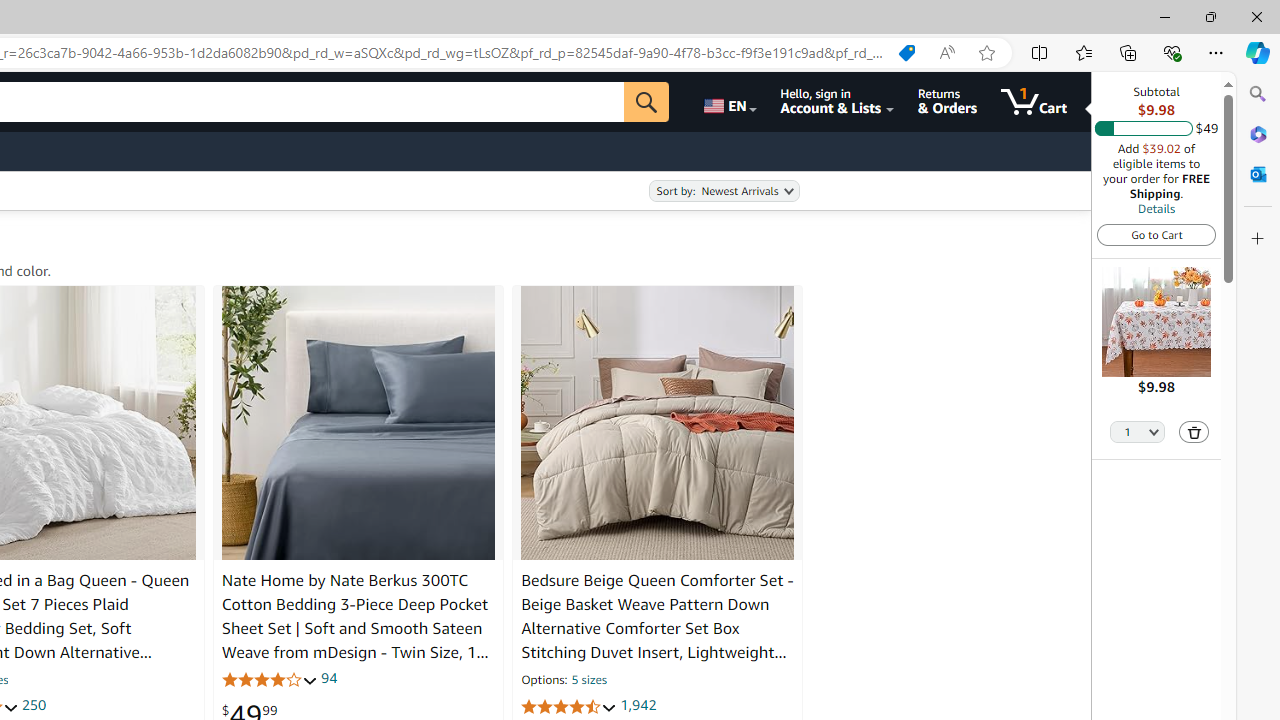 The width and height of the screenshot is (1280, 720). I want to click on 'Go to Cart', so click(1156, 233).